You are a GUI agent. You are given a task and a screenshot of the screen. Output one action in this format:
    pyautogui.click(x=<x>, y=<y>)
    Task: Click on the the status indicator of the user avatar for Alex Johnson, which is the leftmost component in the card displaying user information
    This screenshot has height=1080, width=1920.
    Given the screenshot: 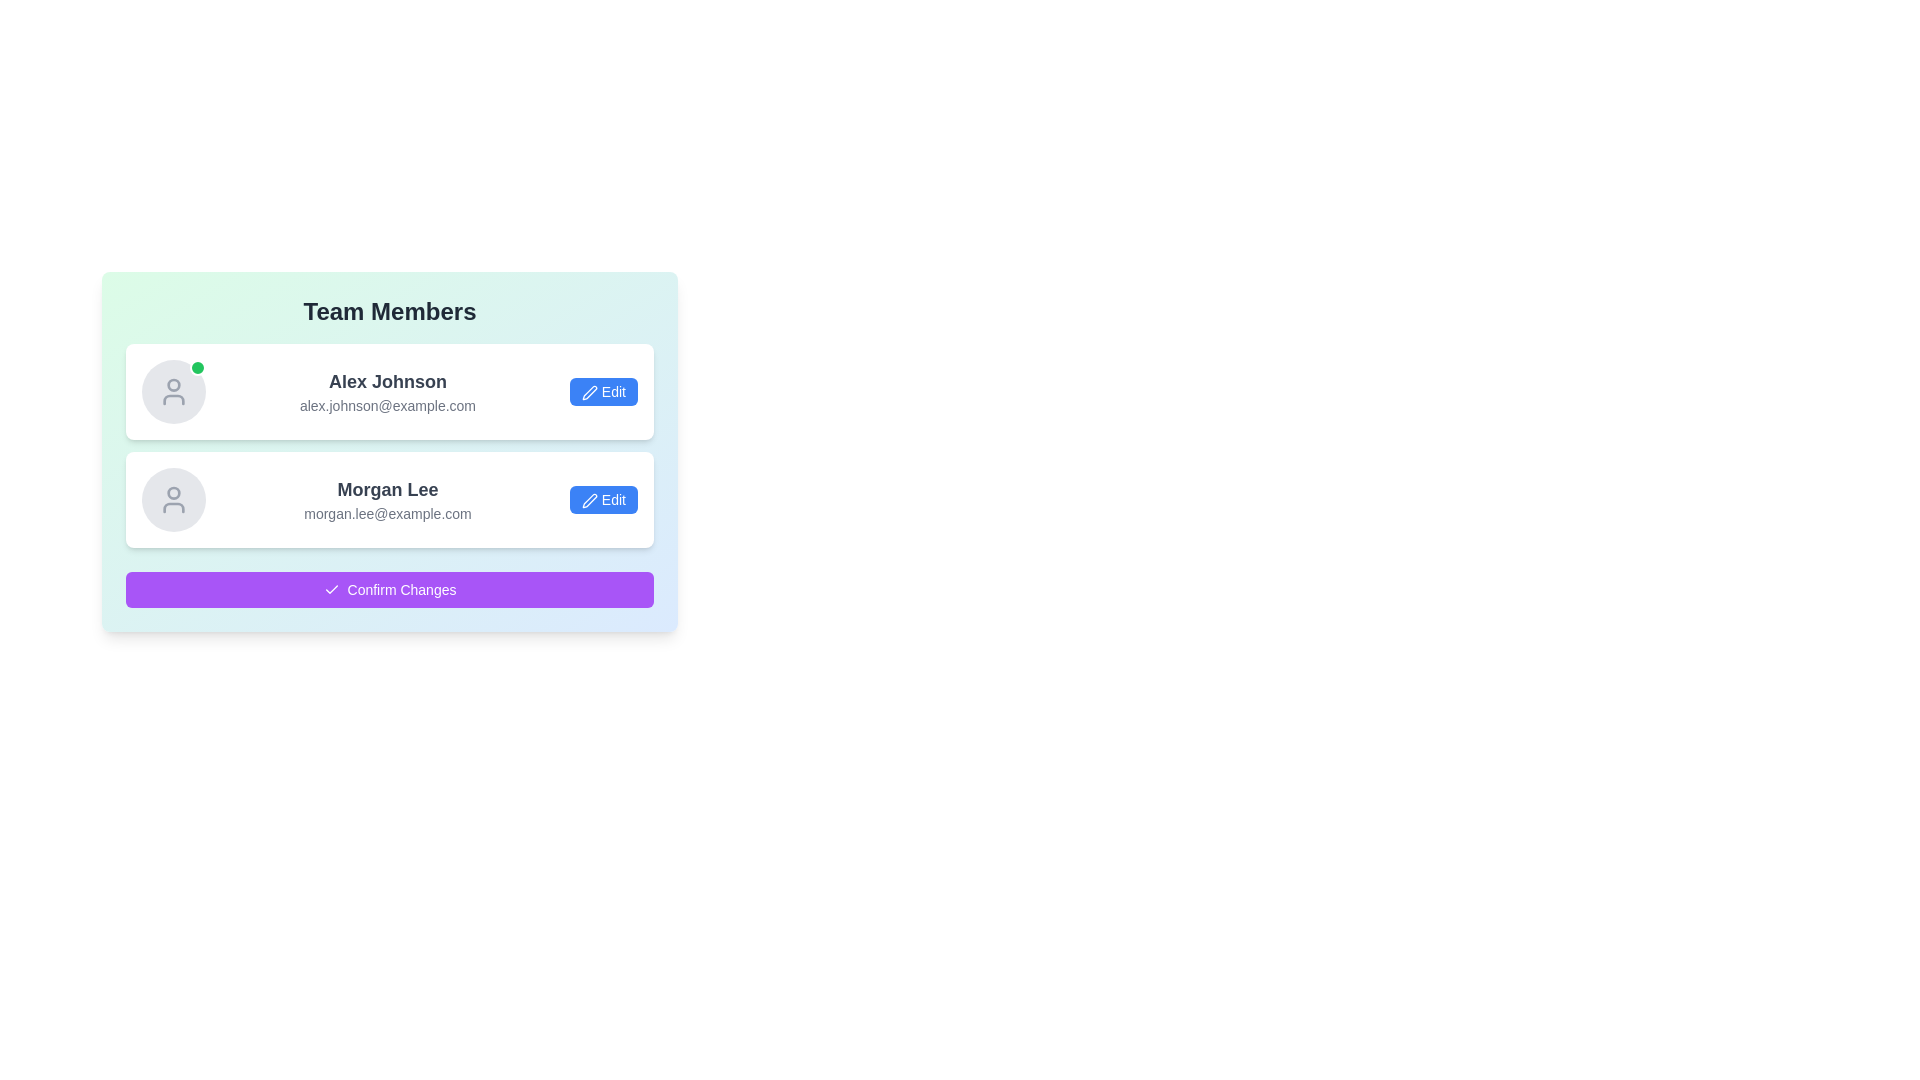 What is the action you would take?
    pyautogui.click(x=173, y=392)
    